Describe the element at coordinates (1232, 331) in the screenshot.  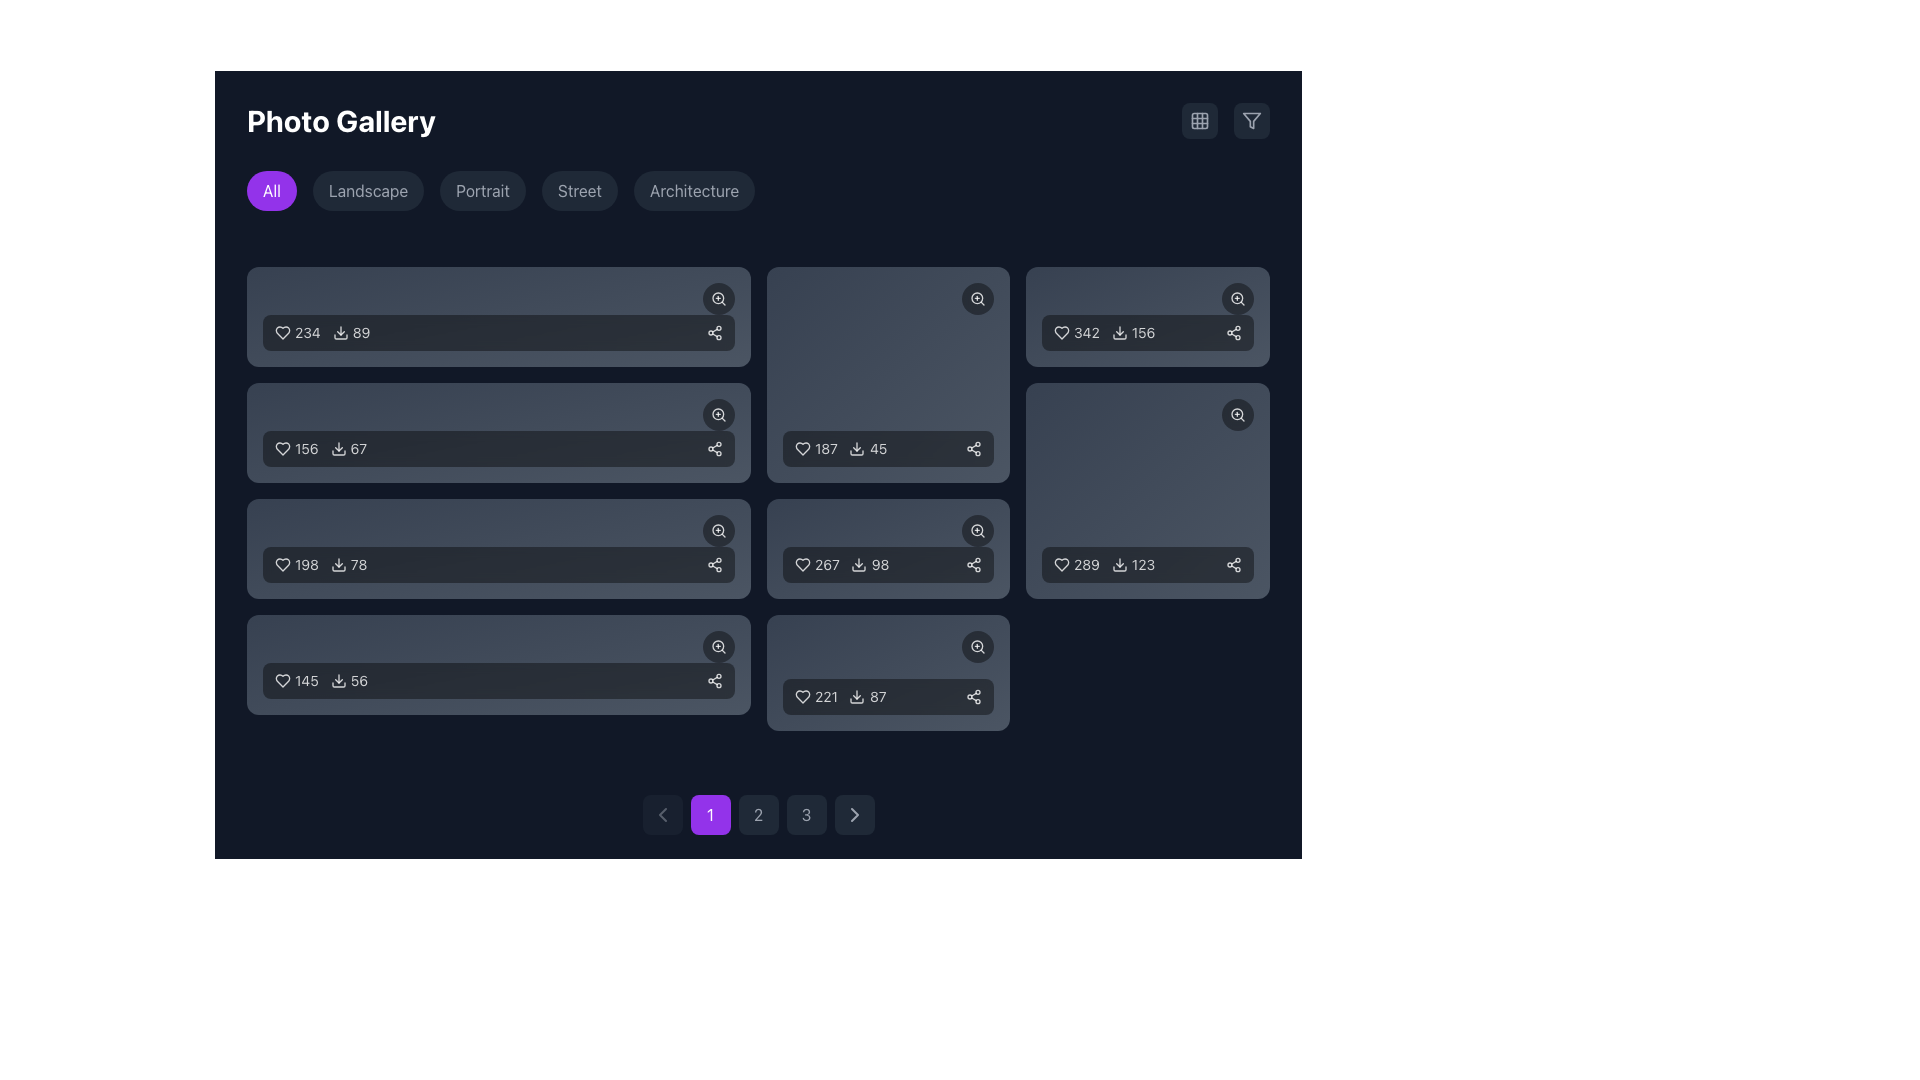
I see `the share icon button, which is represented by interconnected dots in a triangular pattern, located in the upper right section of the card displaying '342 156'` at that location.